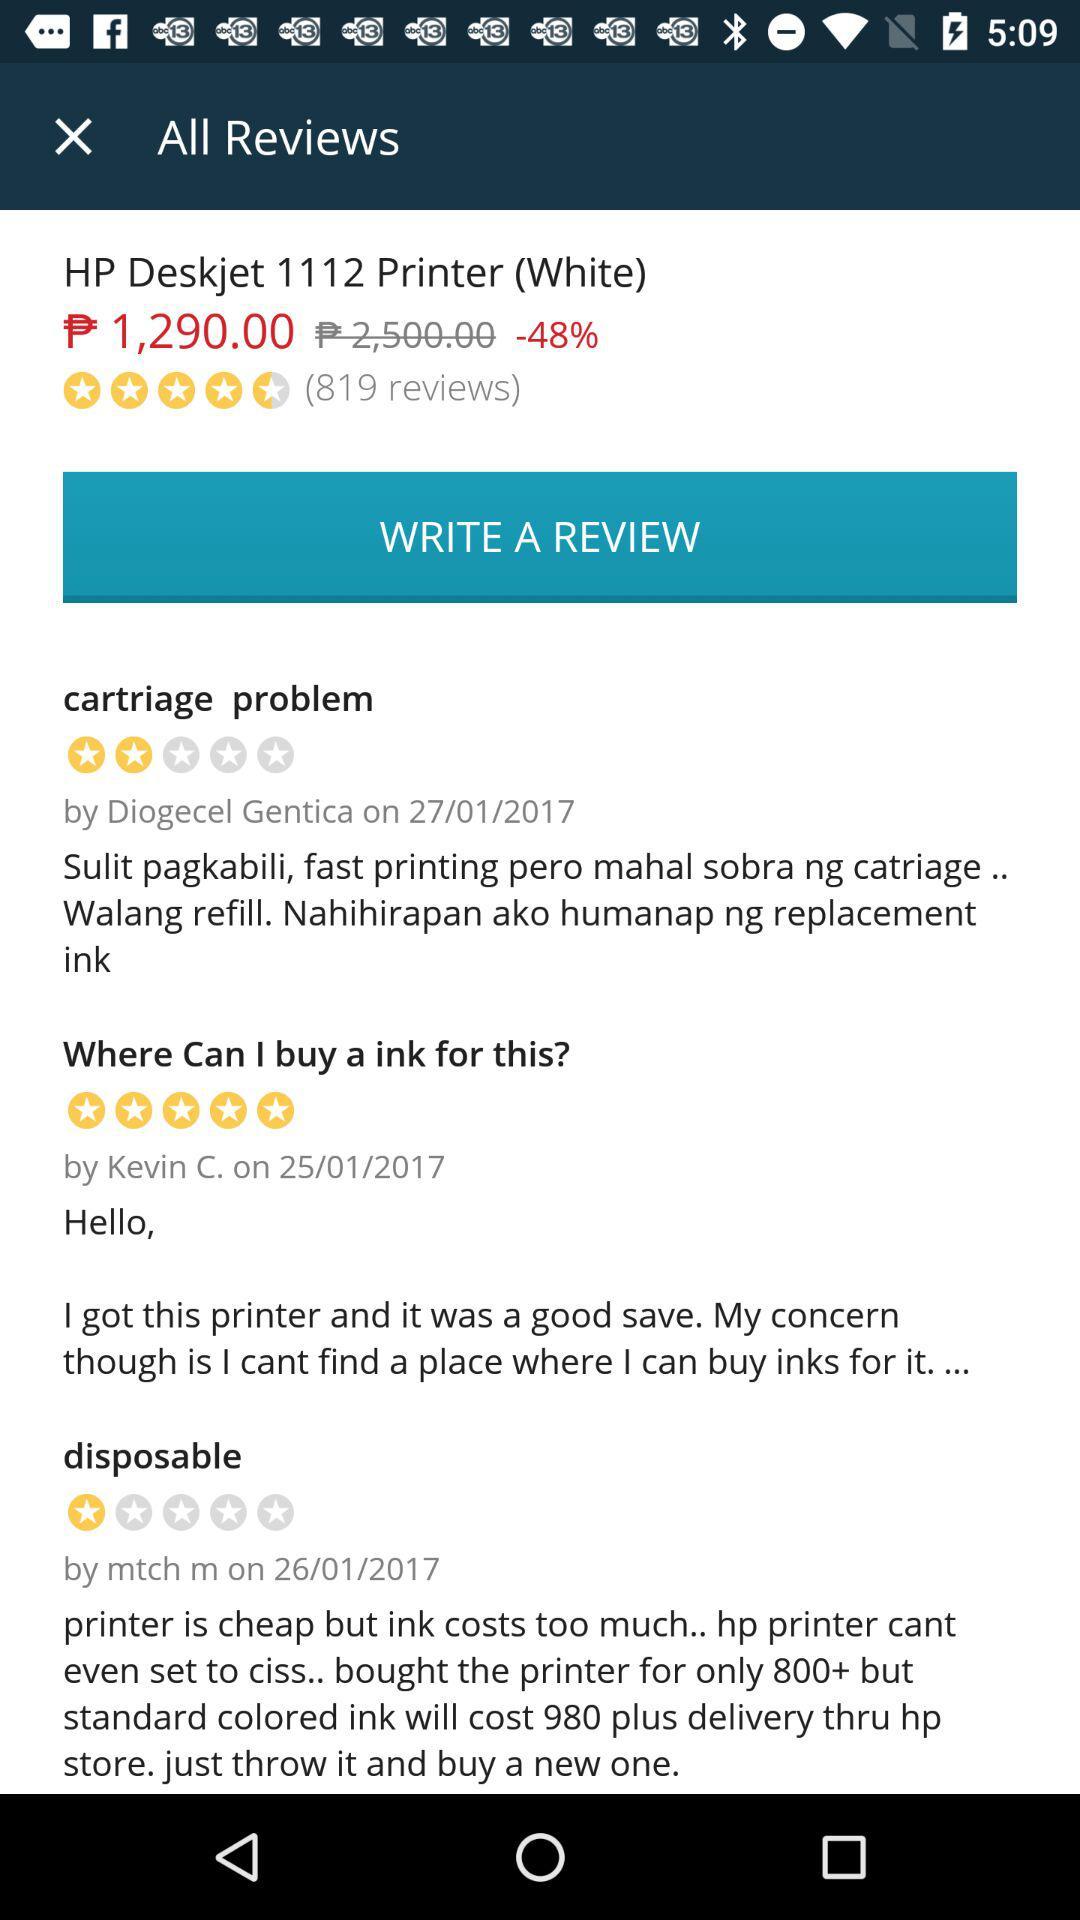 The height and width of the screenshot is (1920, 1080). I want to click on the write a review icon, so click(540, 537).